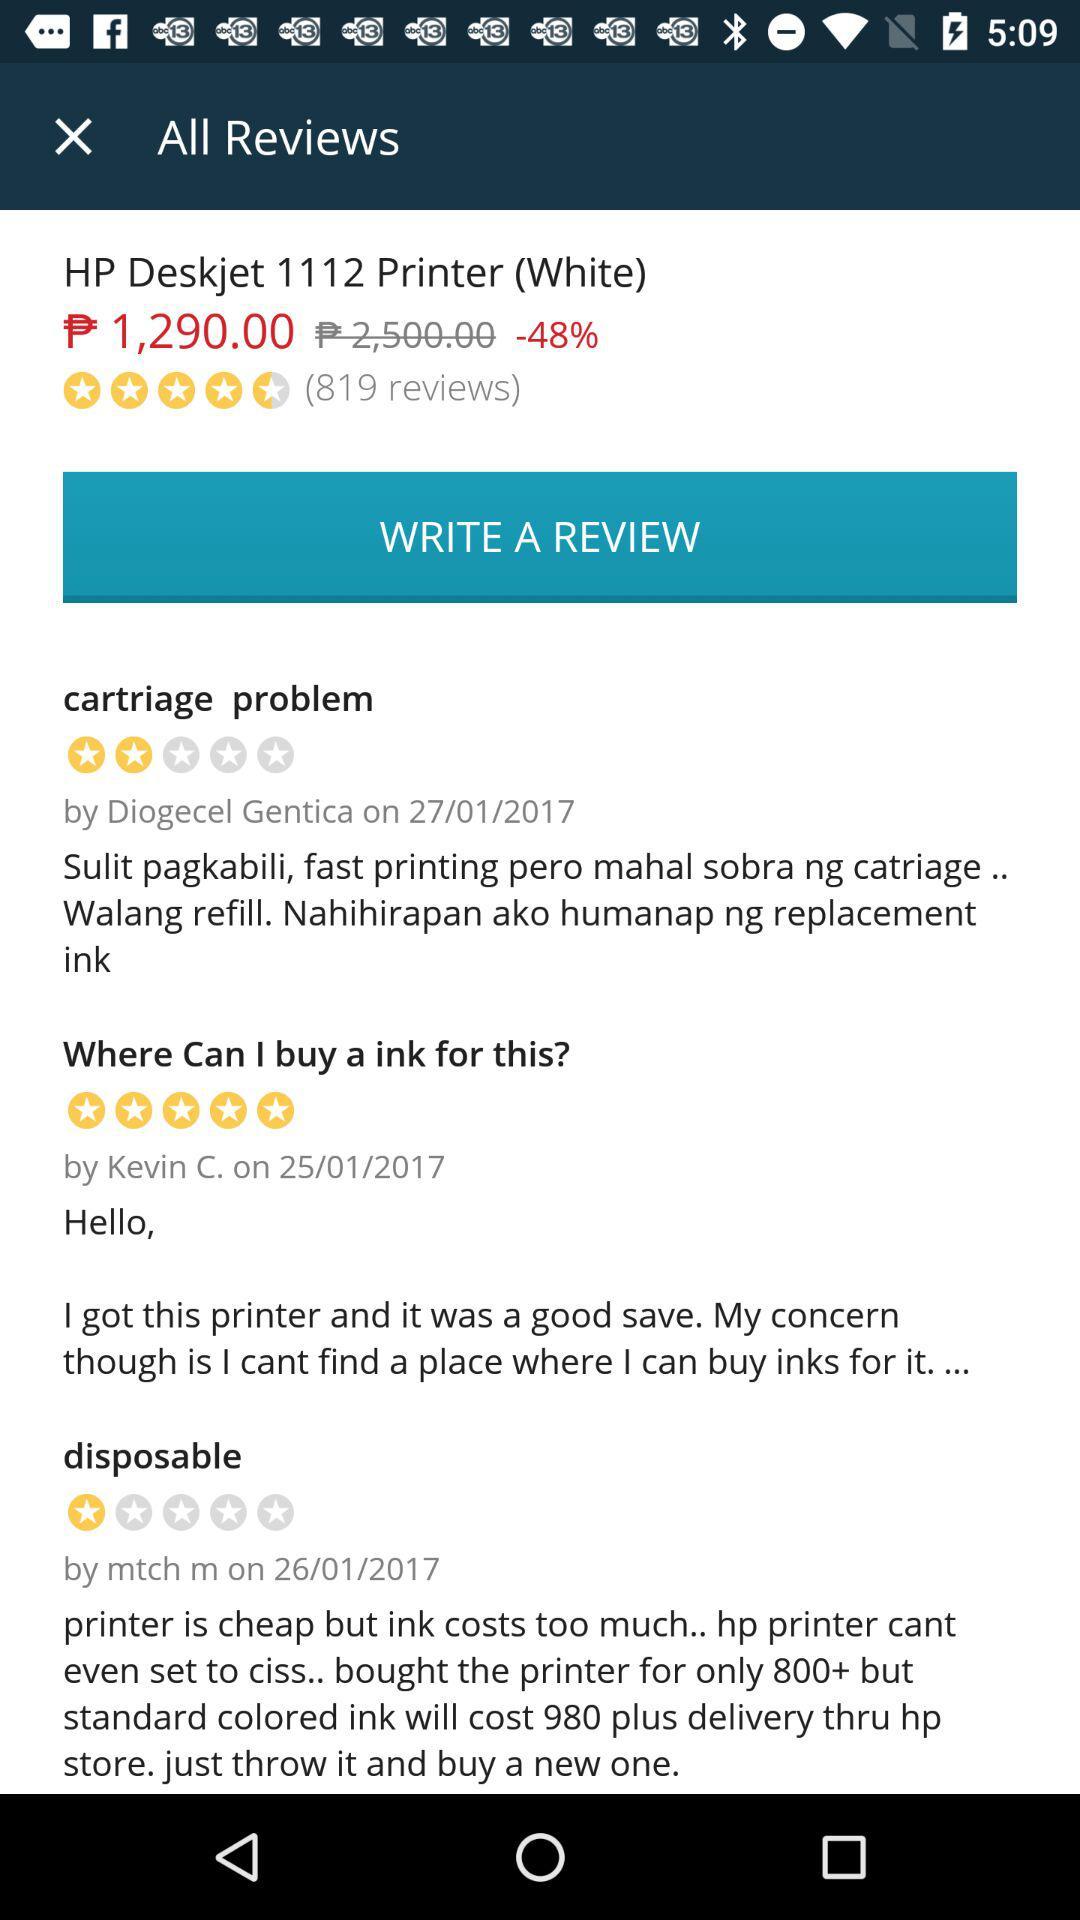 The height and width of the screenshot is (1920, 1080). I want to click on the write a review icon, so click(540, 537).